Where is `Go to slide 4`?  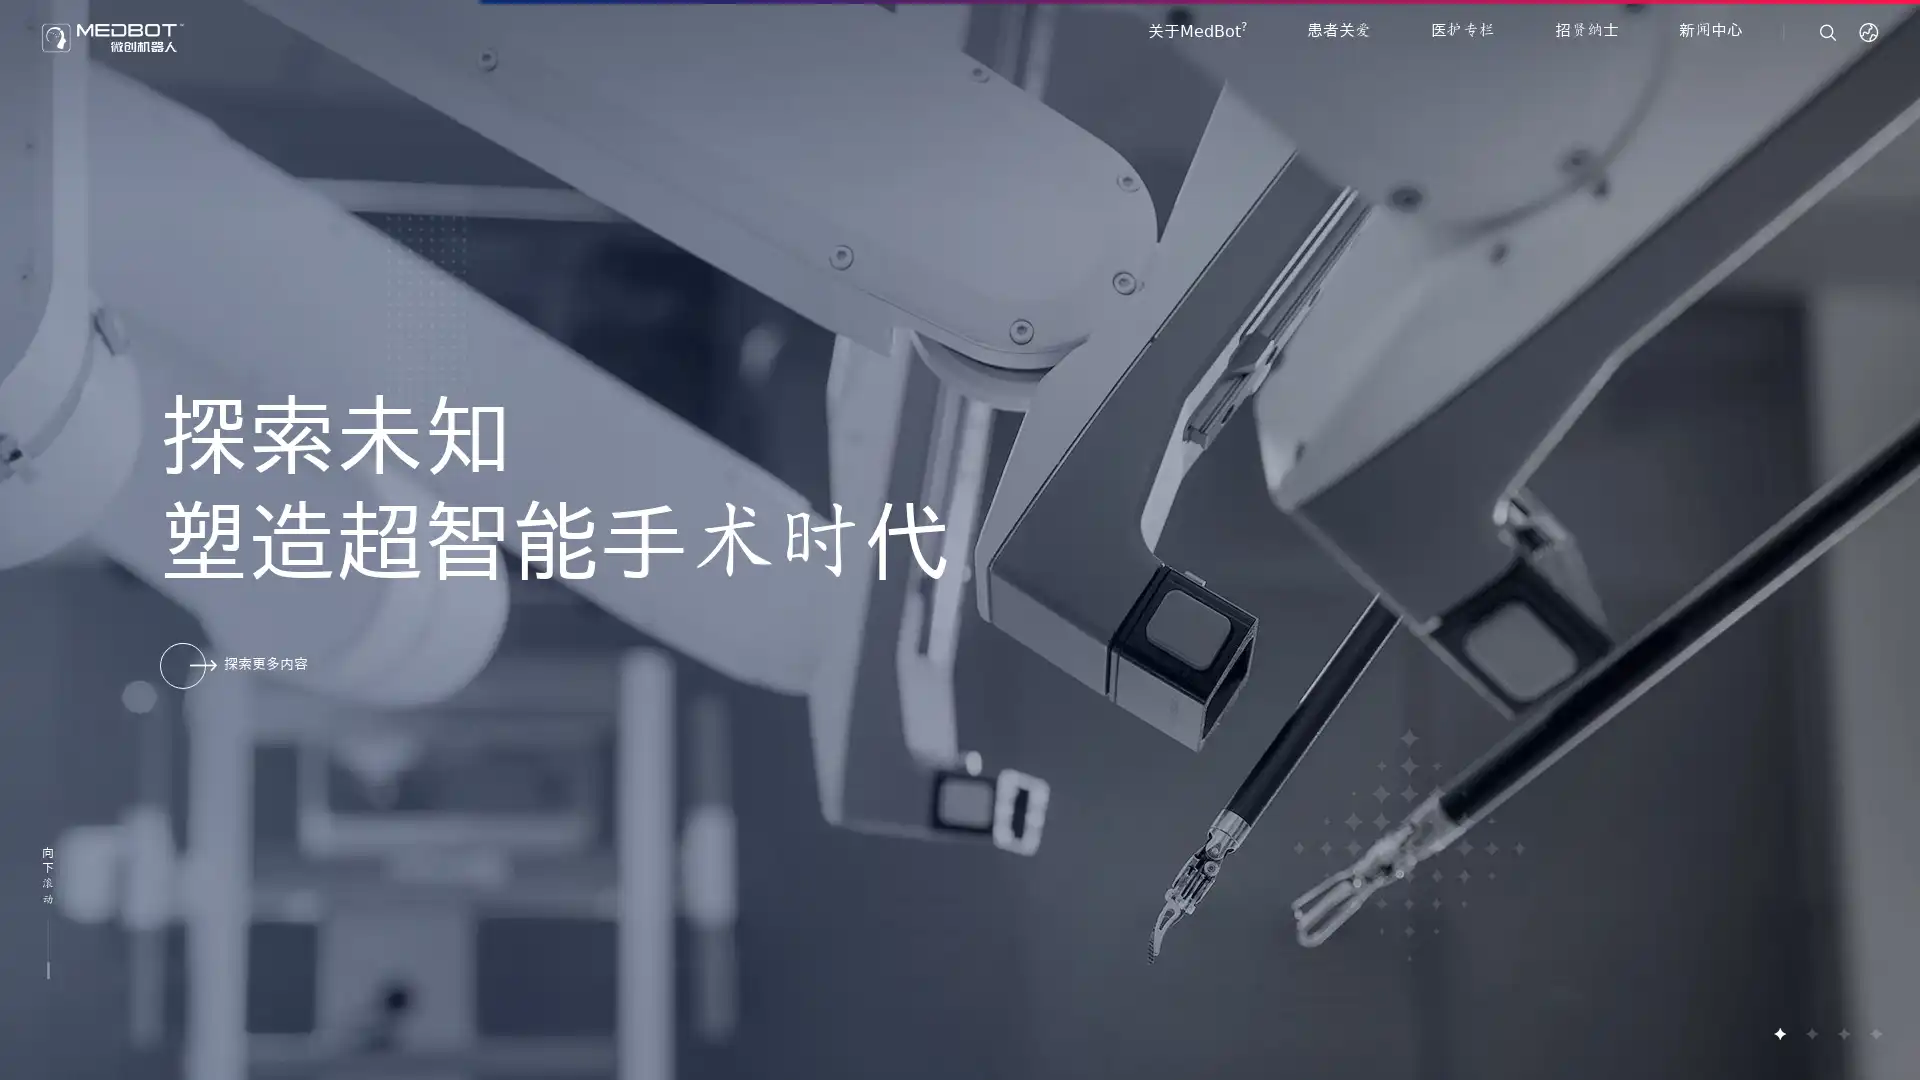
Go to slide 4 is located at coordinates (1874, 1033).